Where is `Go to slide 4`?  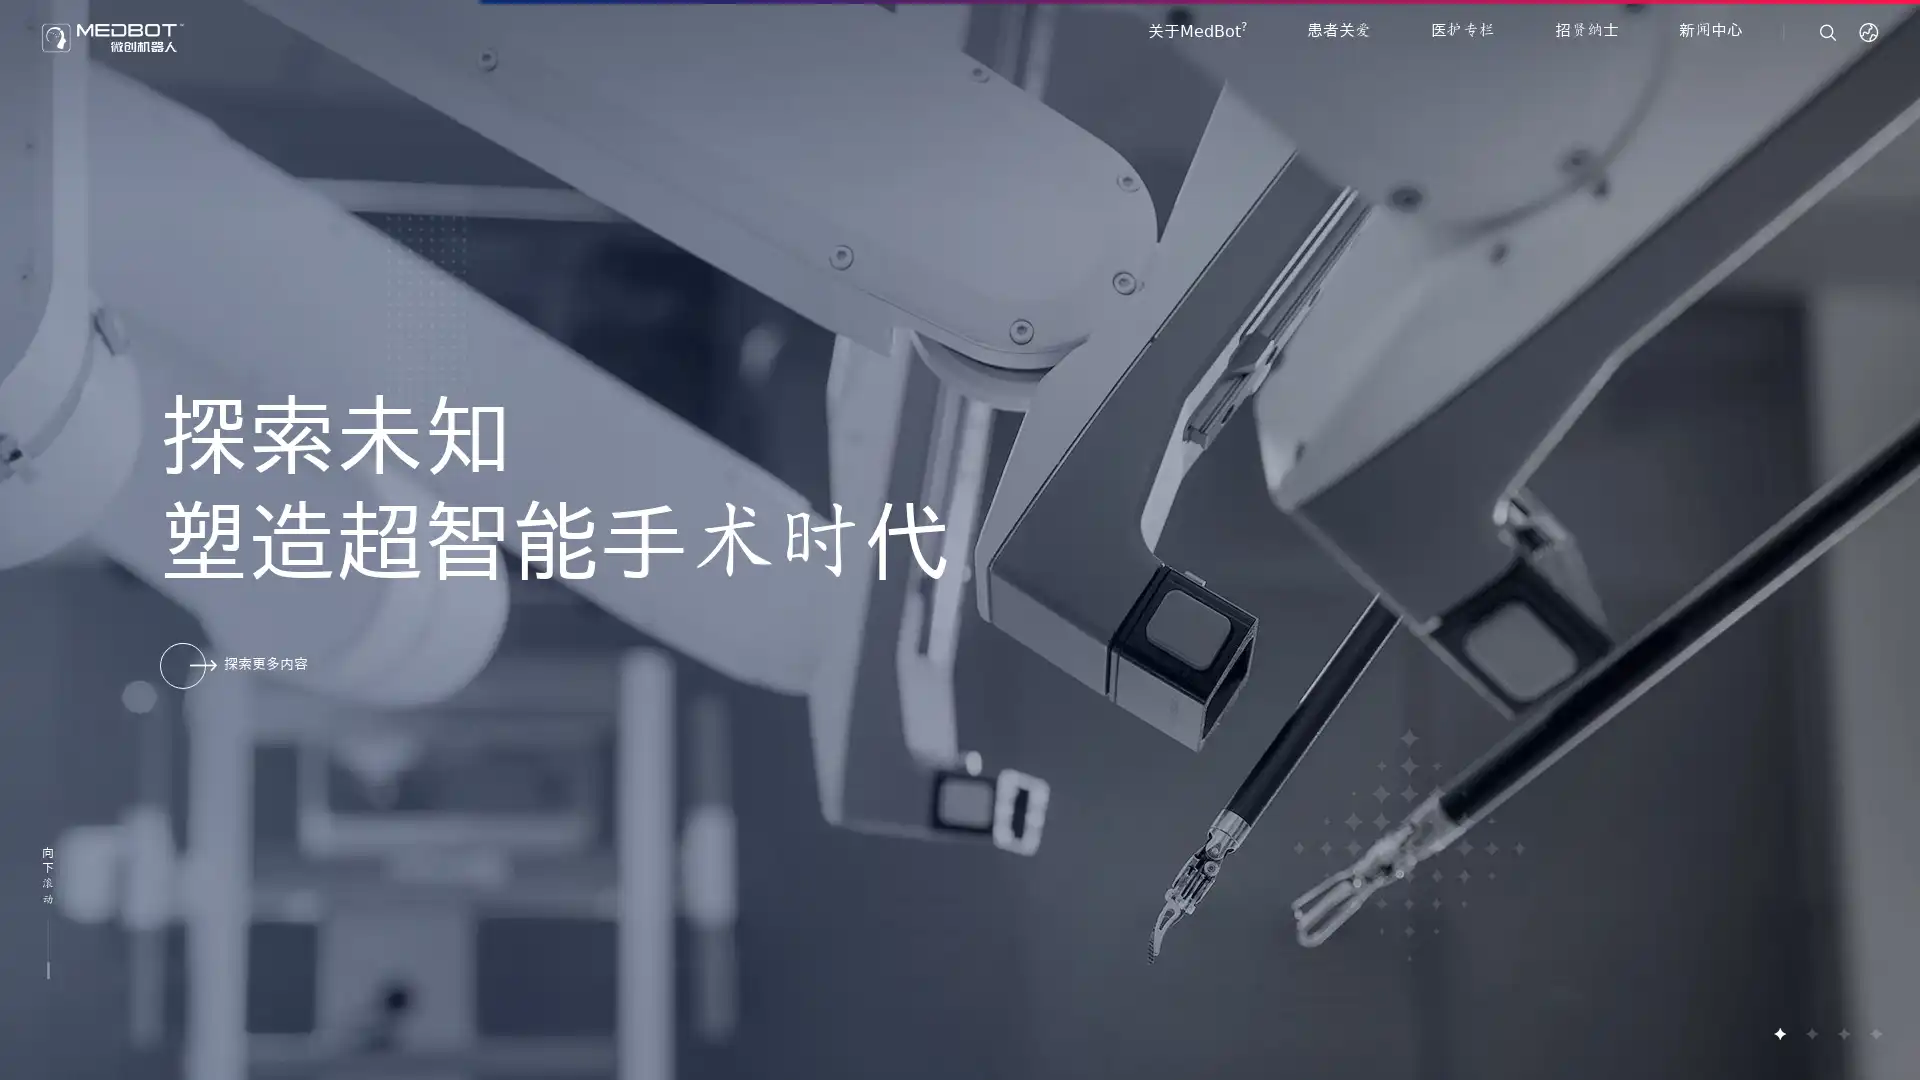
Go to slide 4 is located at coordinates (1874, 1033).